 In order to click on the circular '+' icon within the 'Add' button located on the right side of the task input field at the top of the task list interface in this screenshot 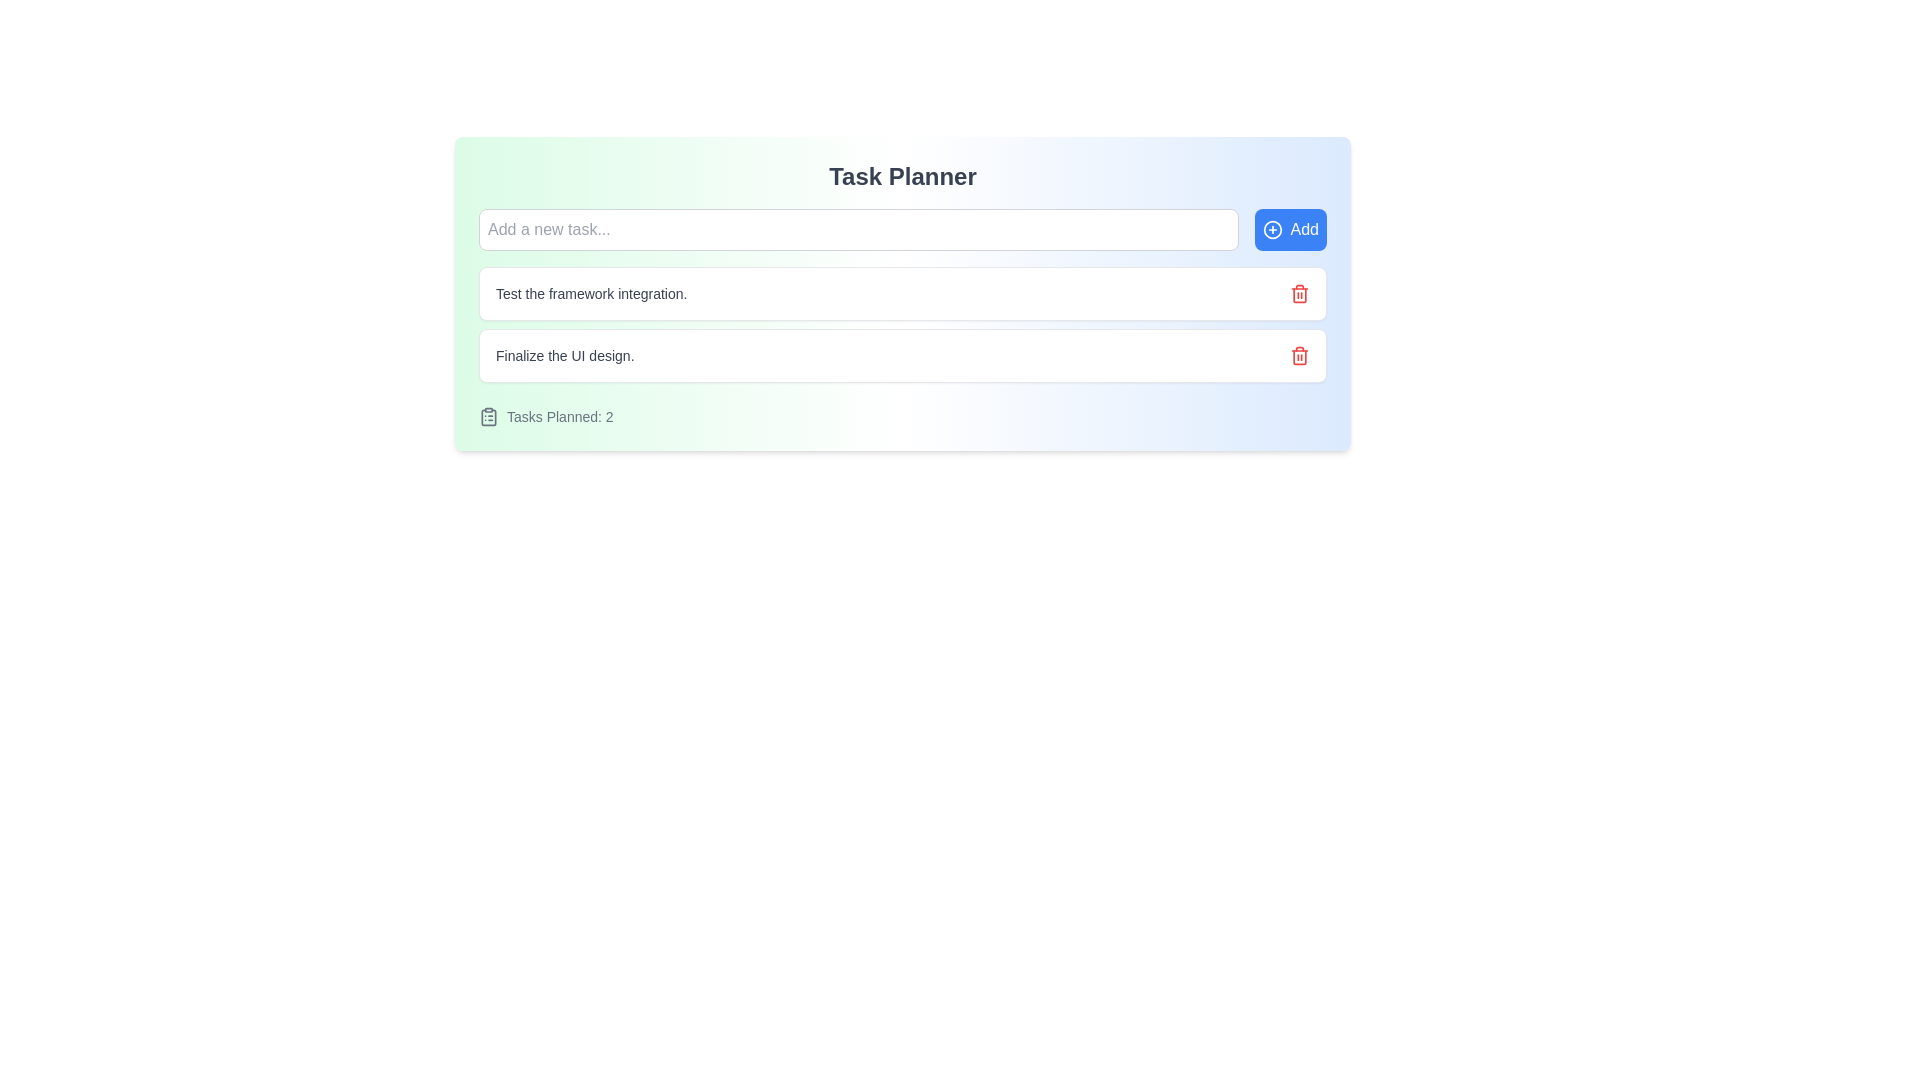, I will do `click(1271, 229)`.